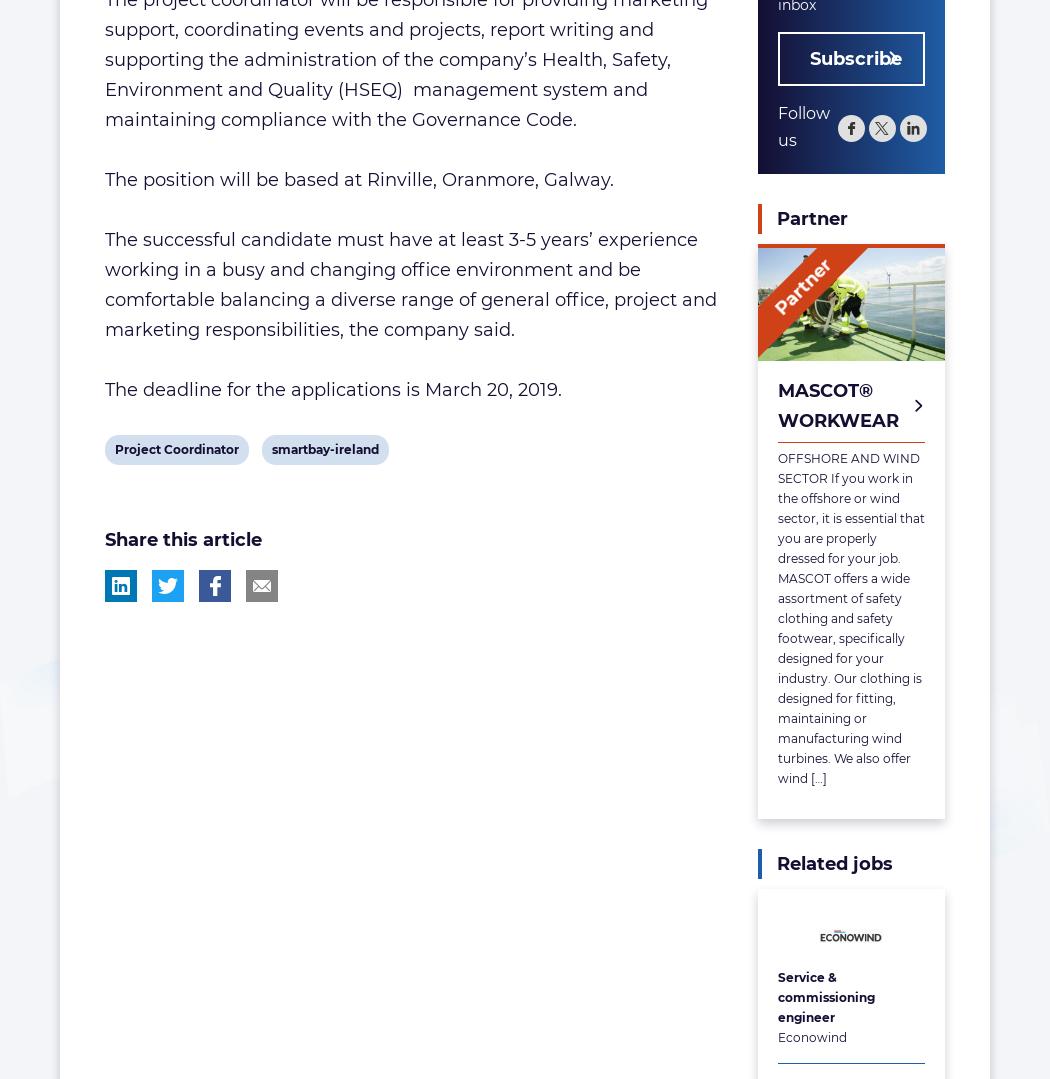 Image resolution: width=1050 pixels, height=1079 pixels. Describe the element at coordinates (834, 862) in the screenshot. I see `'Related jobs'` at that location.